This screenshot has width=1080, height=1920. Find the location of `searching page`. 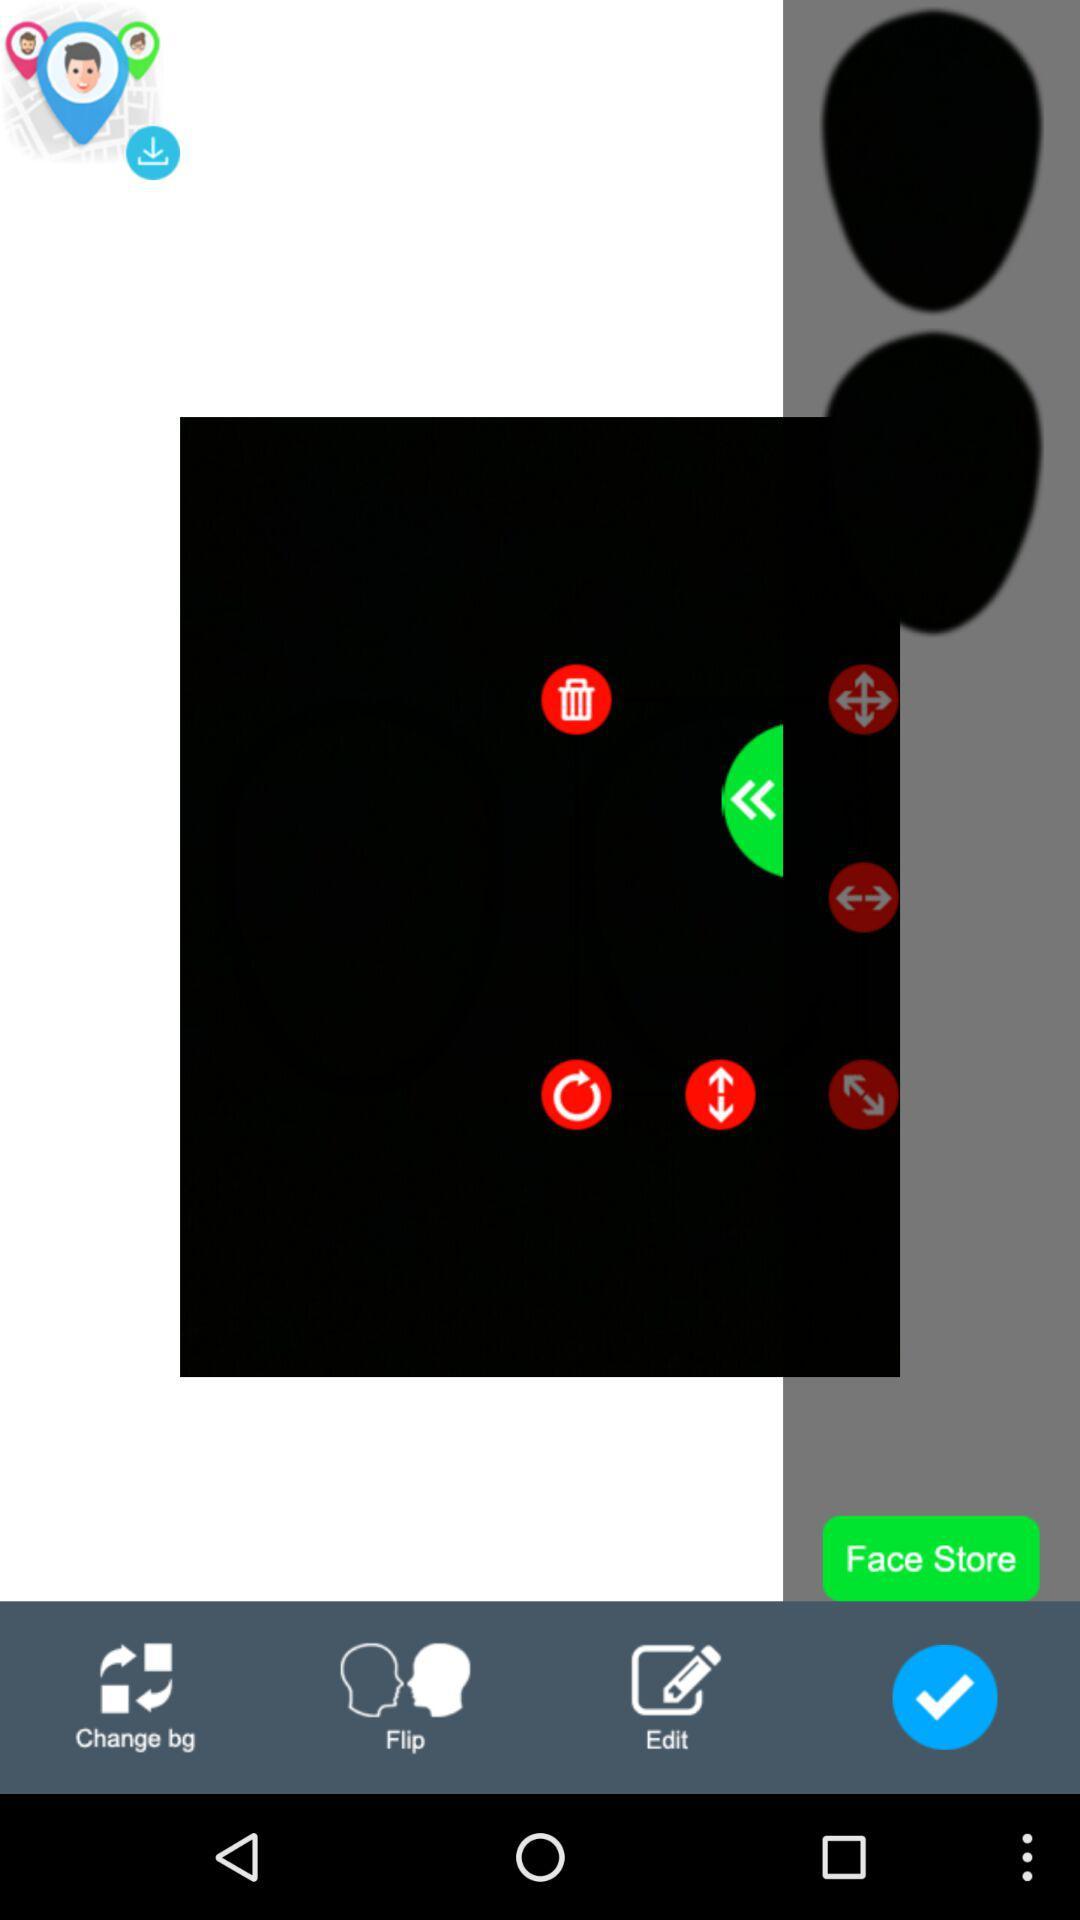

searching page is located at coordinates (88, 89).